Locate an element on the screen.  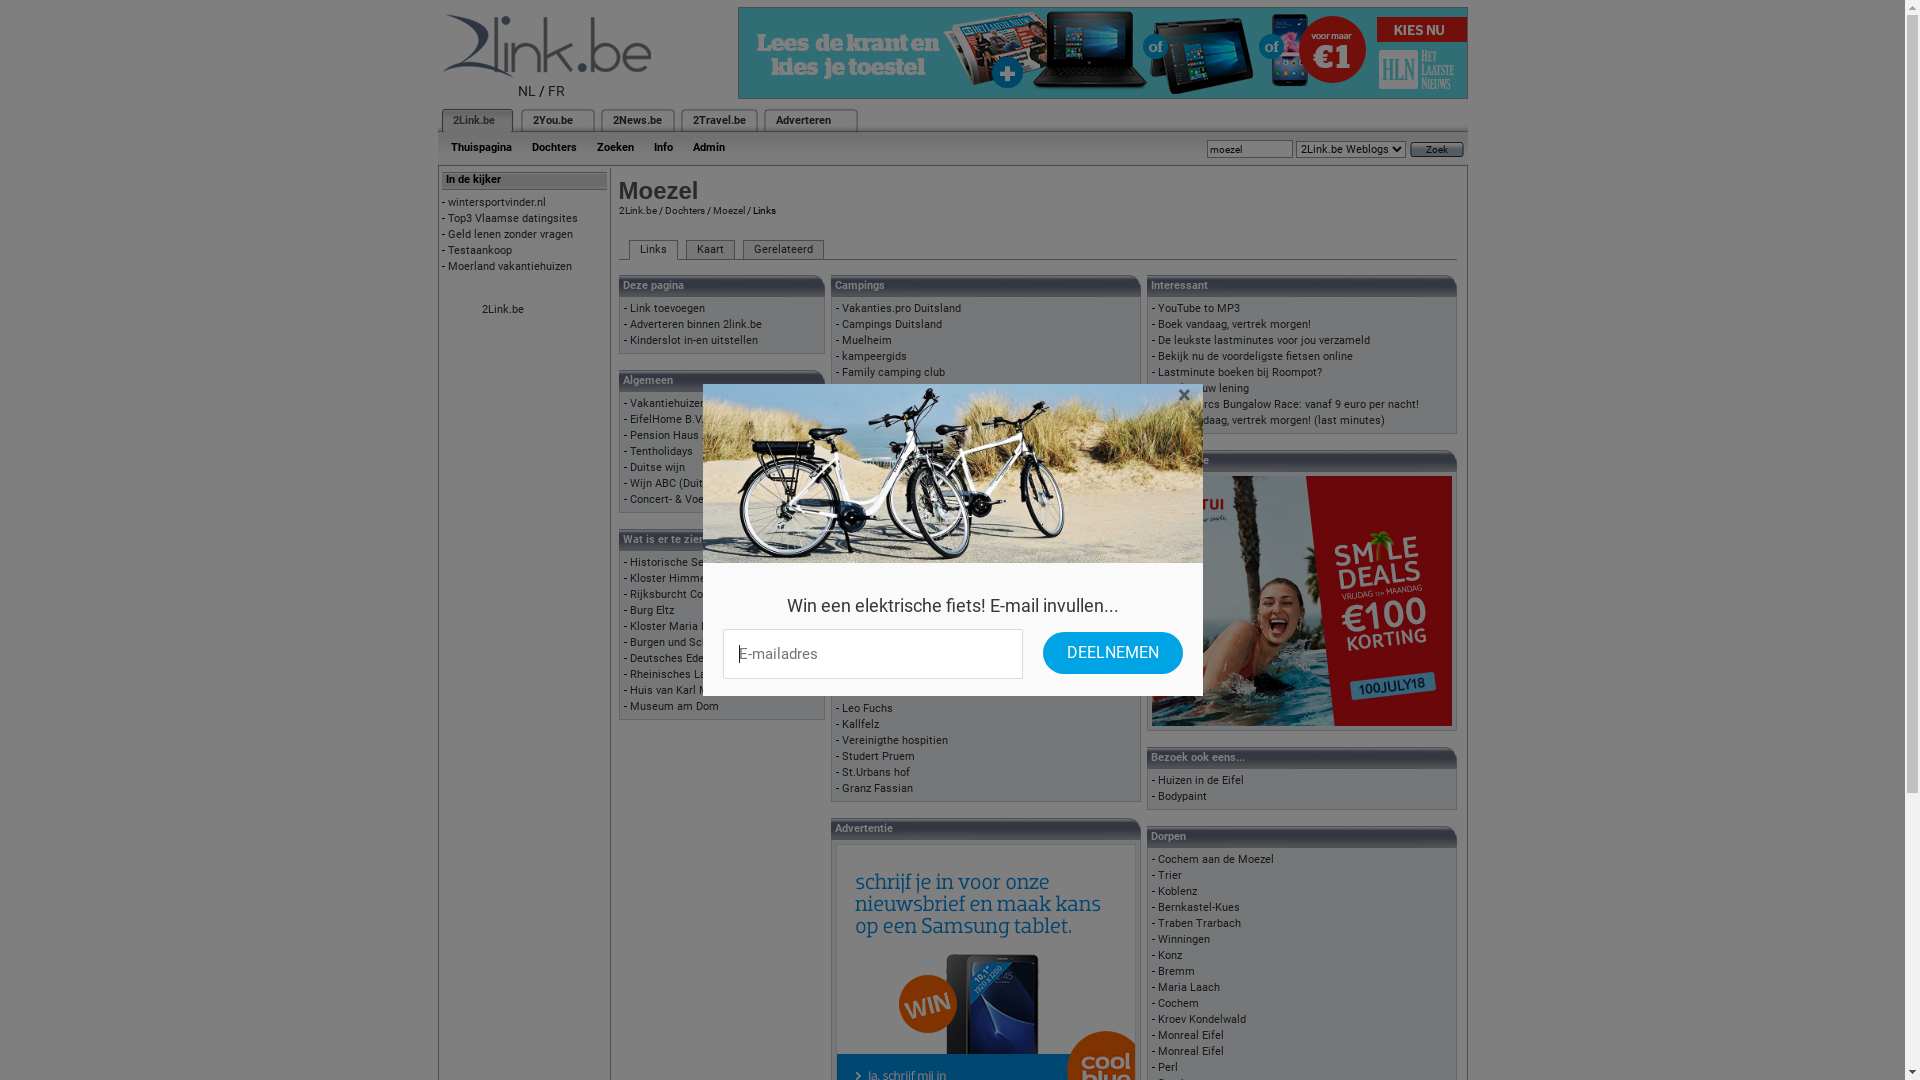
'Lastminute boeken bij Roompot?' is located at coordinates (1238, 372).